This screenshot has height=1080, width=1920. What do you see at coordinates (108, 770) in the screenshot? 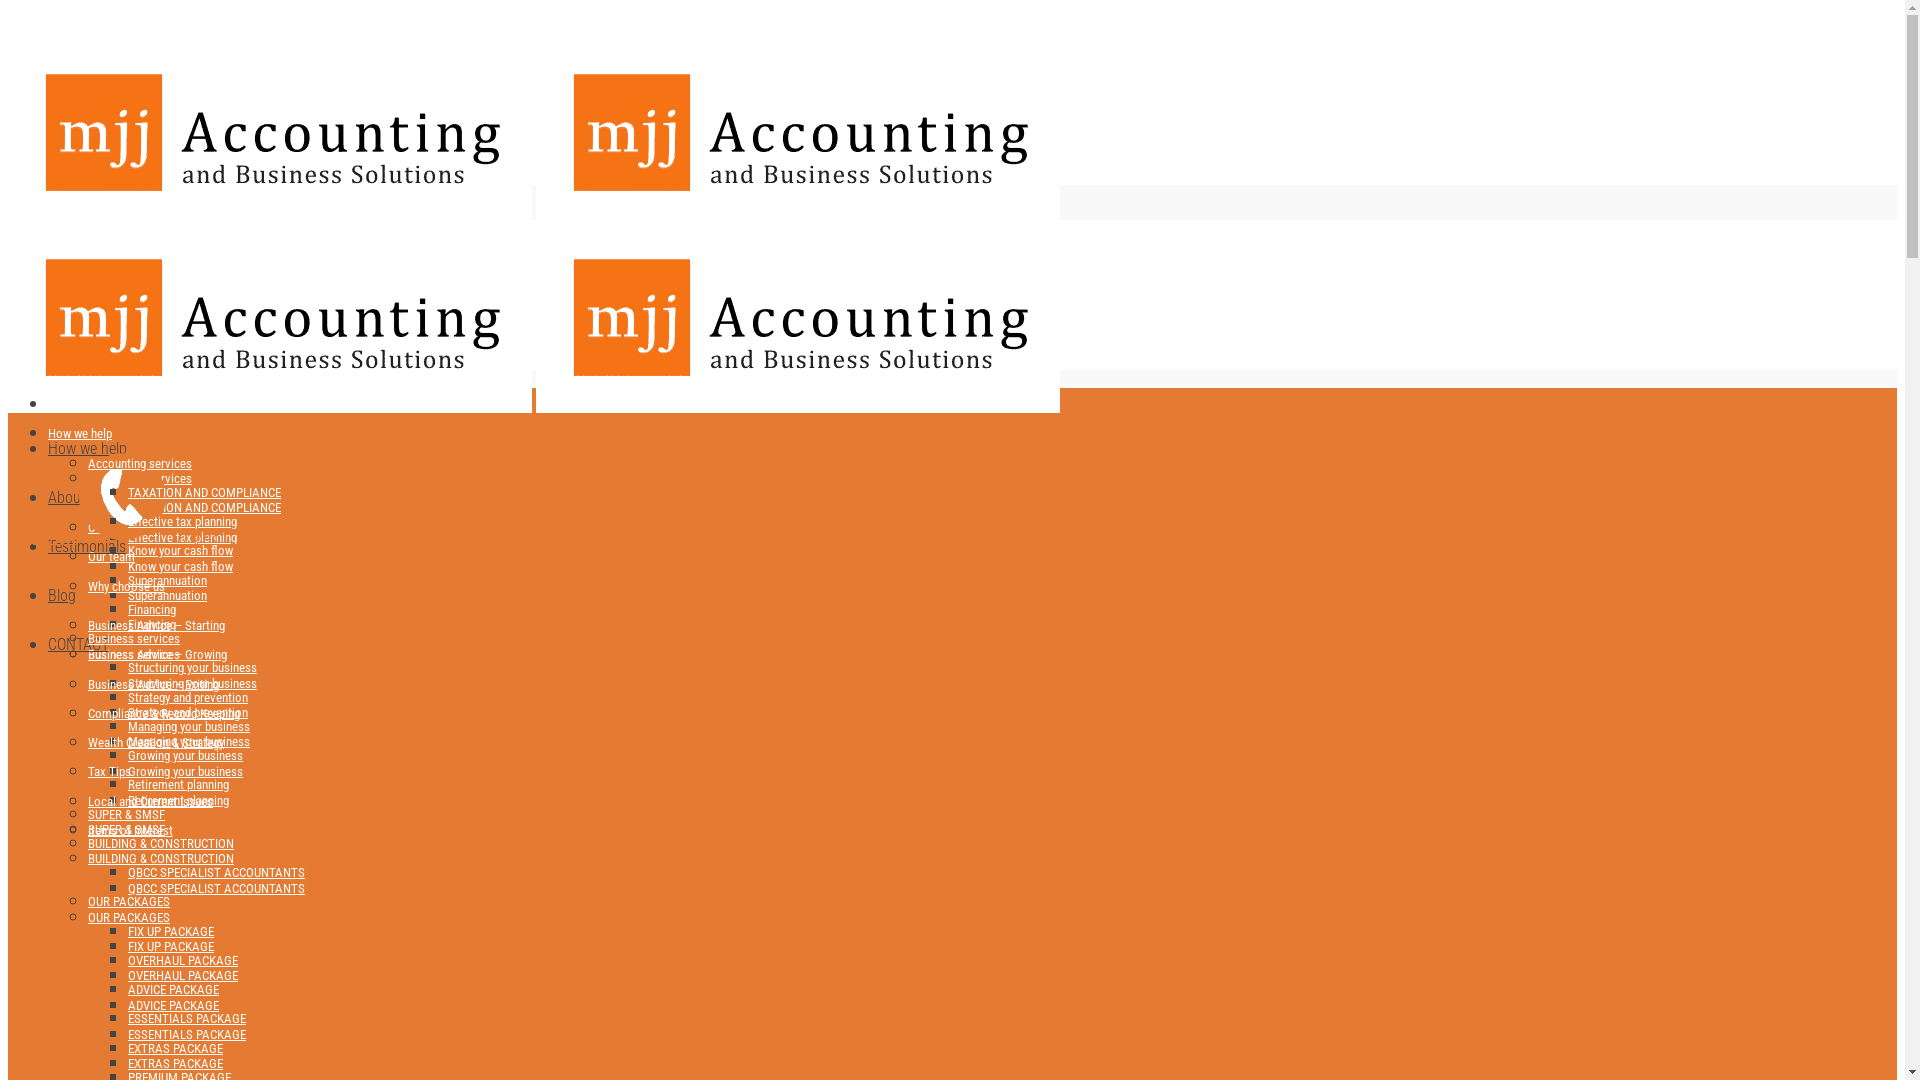
I see `'Tax Tips'` at bounding box center [108, 770].